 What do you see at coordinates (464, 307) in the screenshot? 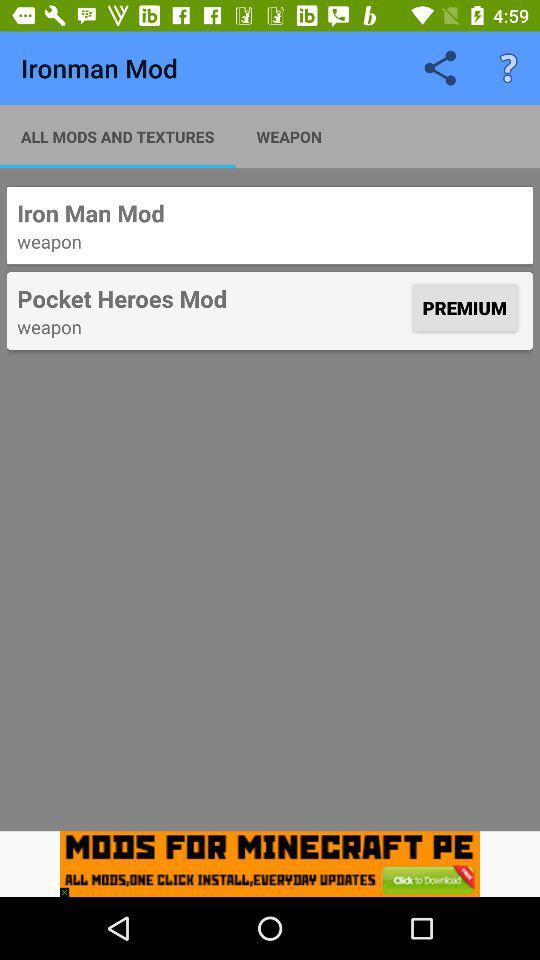
I see `the item below weapon icon` at bounding box center [464, 307].